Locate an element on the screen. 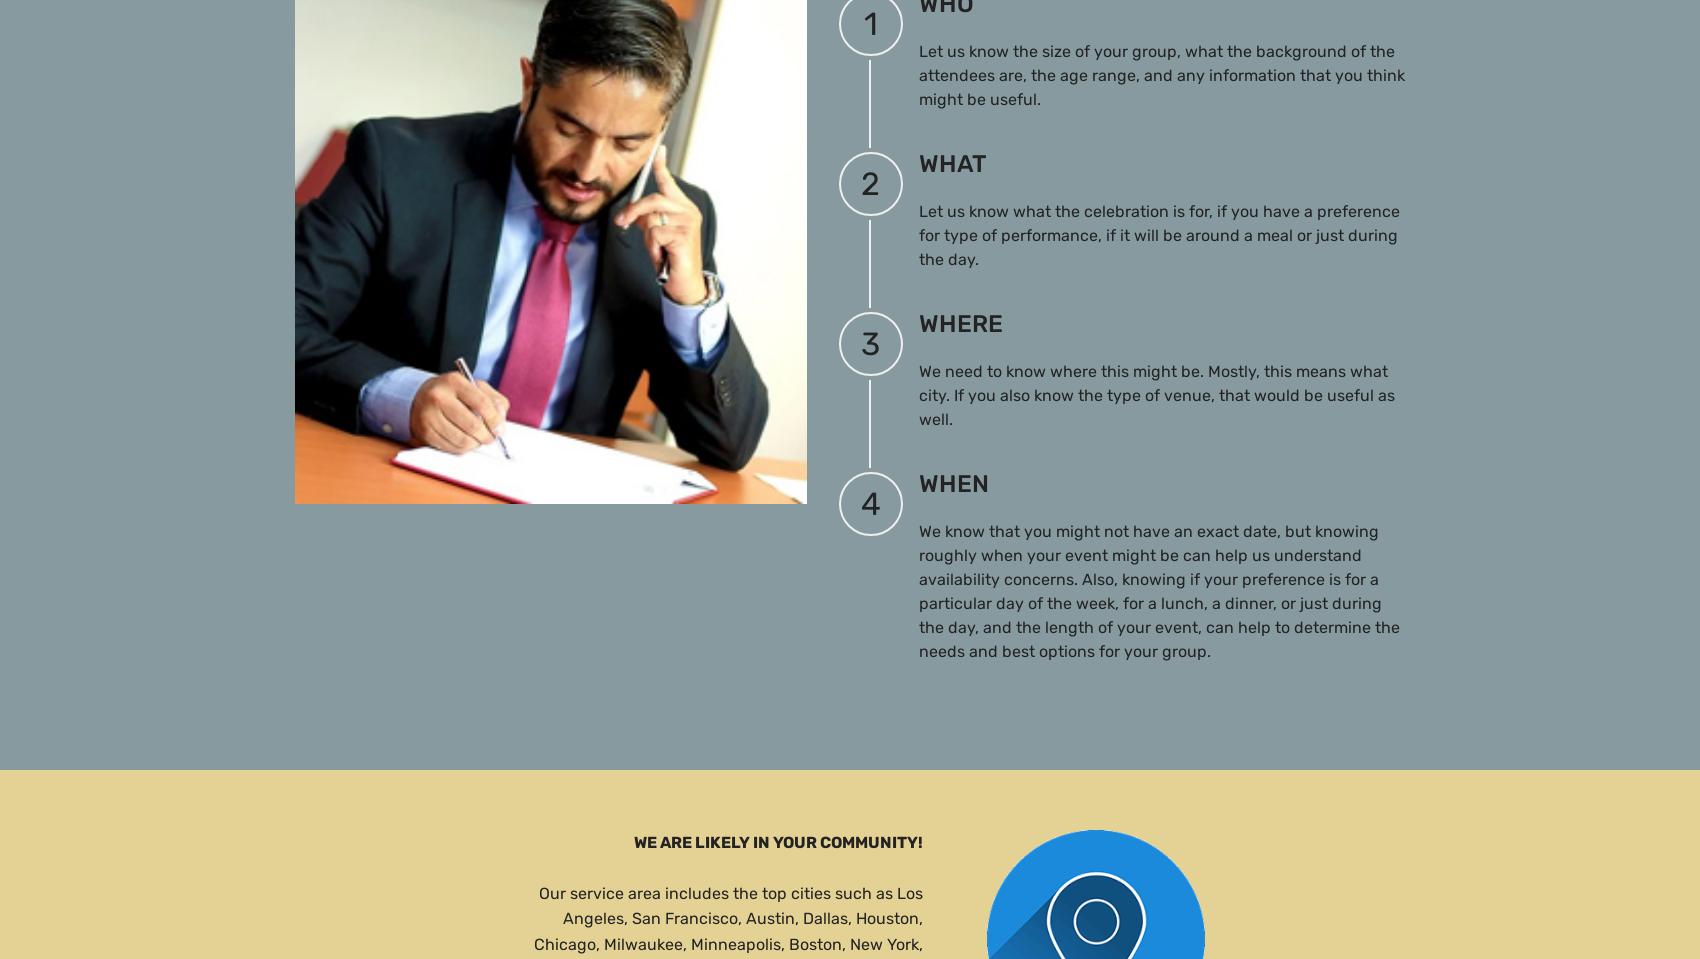 The width and height of the screenshot is (1700, 959). 'Let us know what the celebration is for, if you have a preference for type of performance, if it will be around a meal or just during the day.' is located at coordinates (1158, 234).